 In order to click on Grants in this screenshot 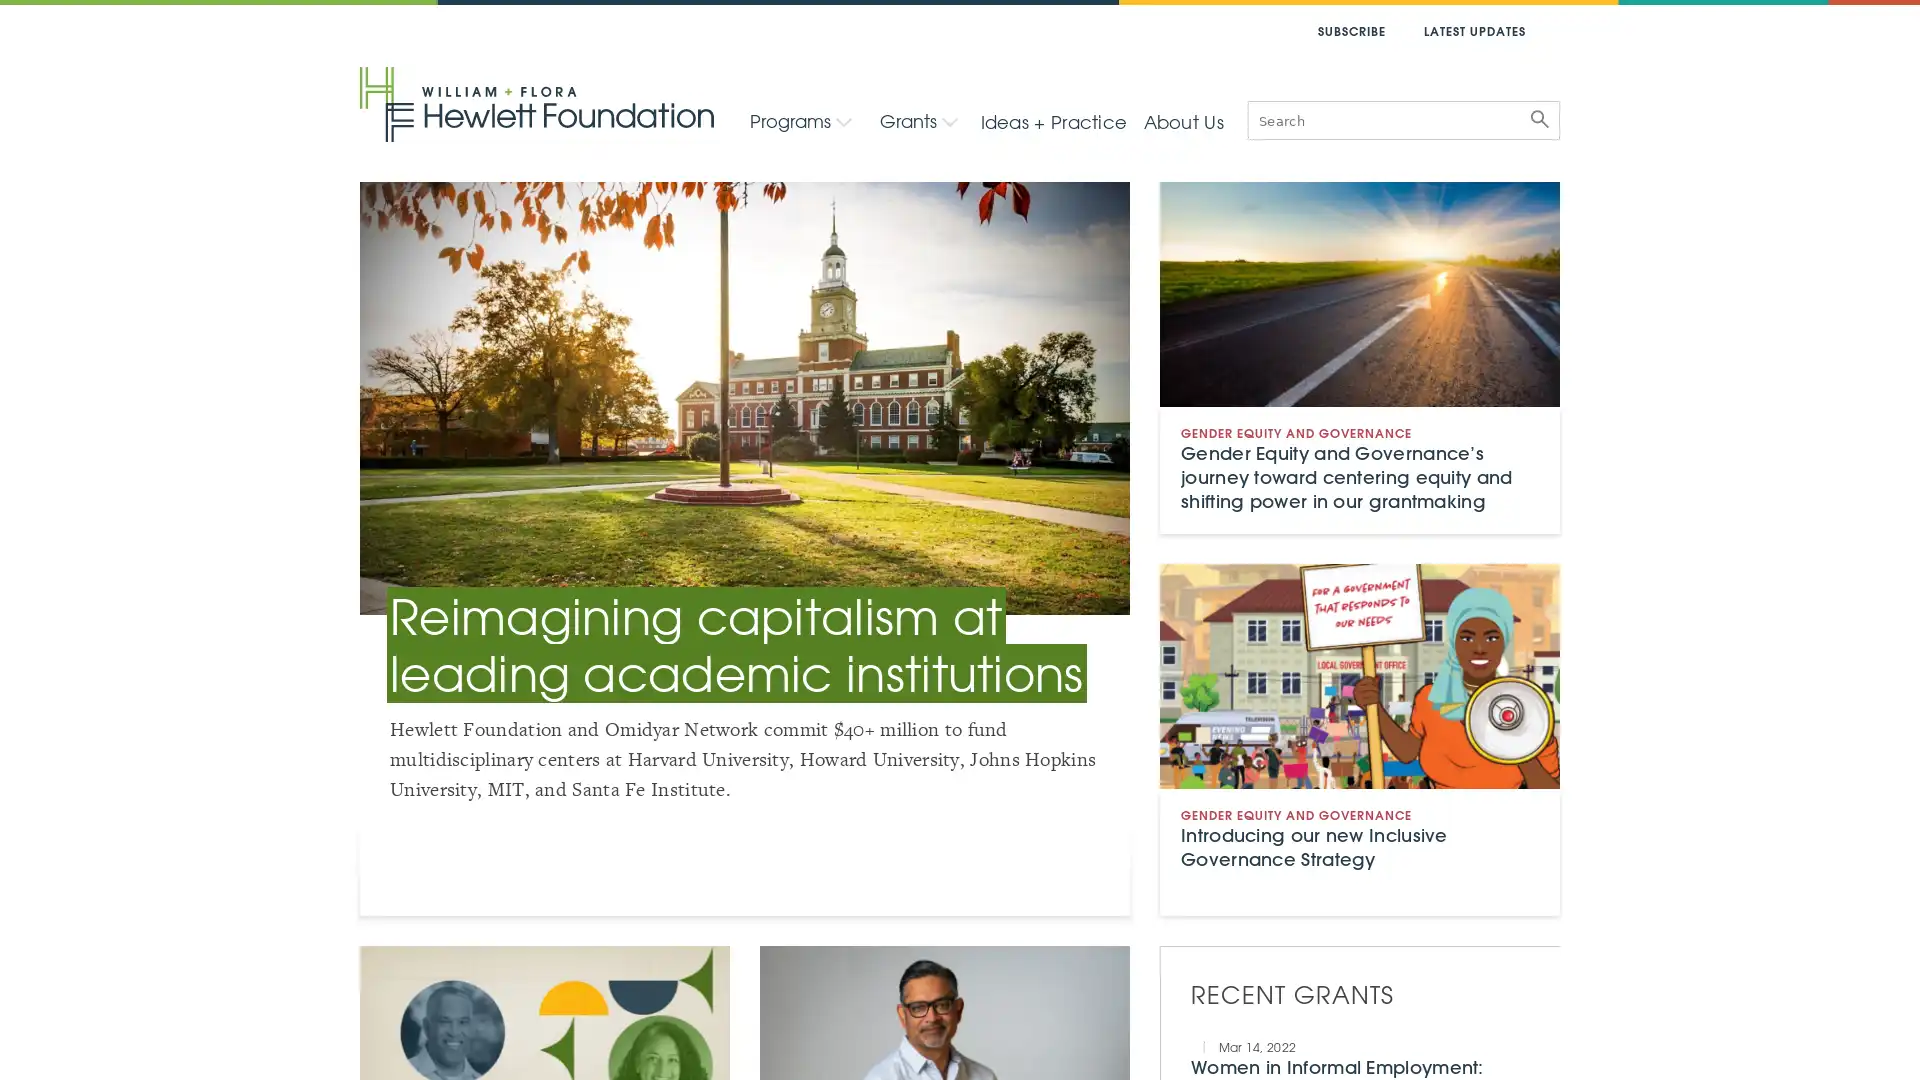, I will do `click(917, 120)`.